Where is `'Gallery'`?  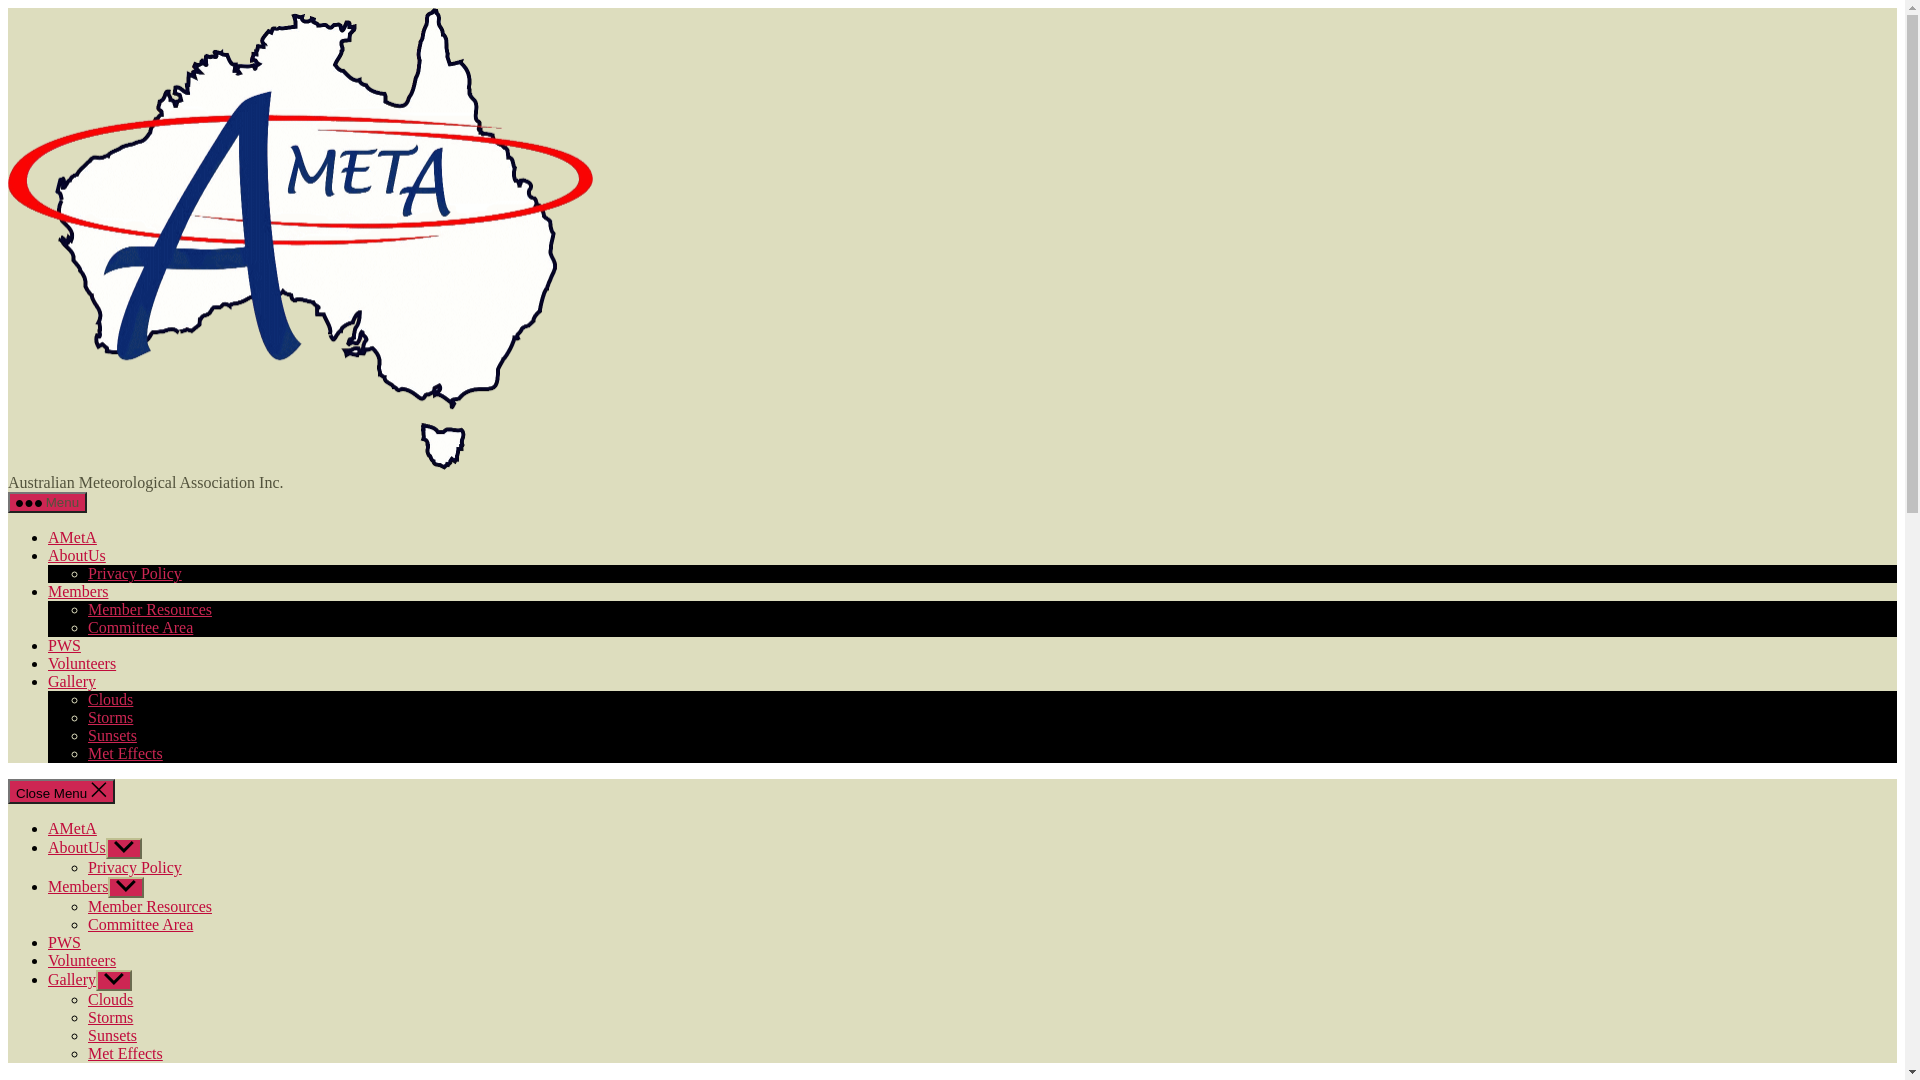
'Gallery' is located at coordinates (72, 978).